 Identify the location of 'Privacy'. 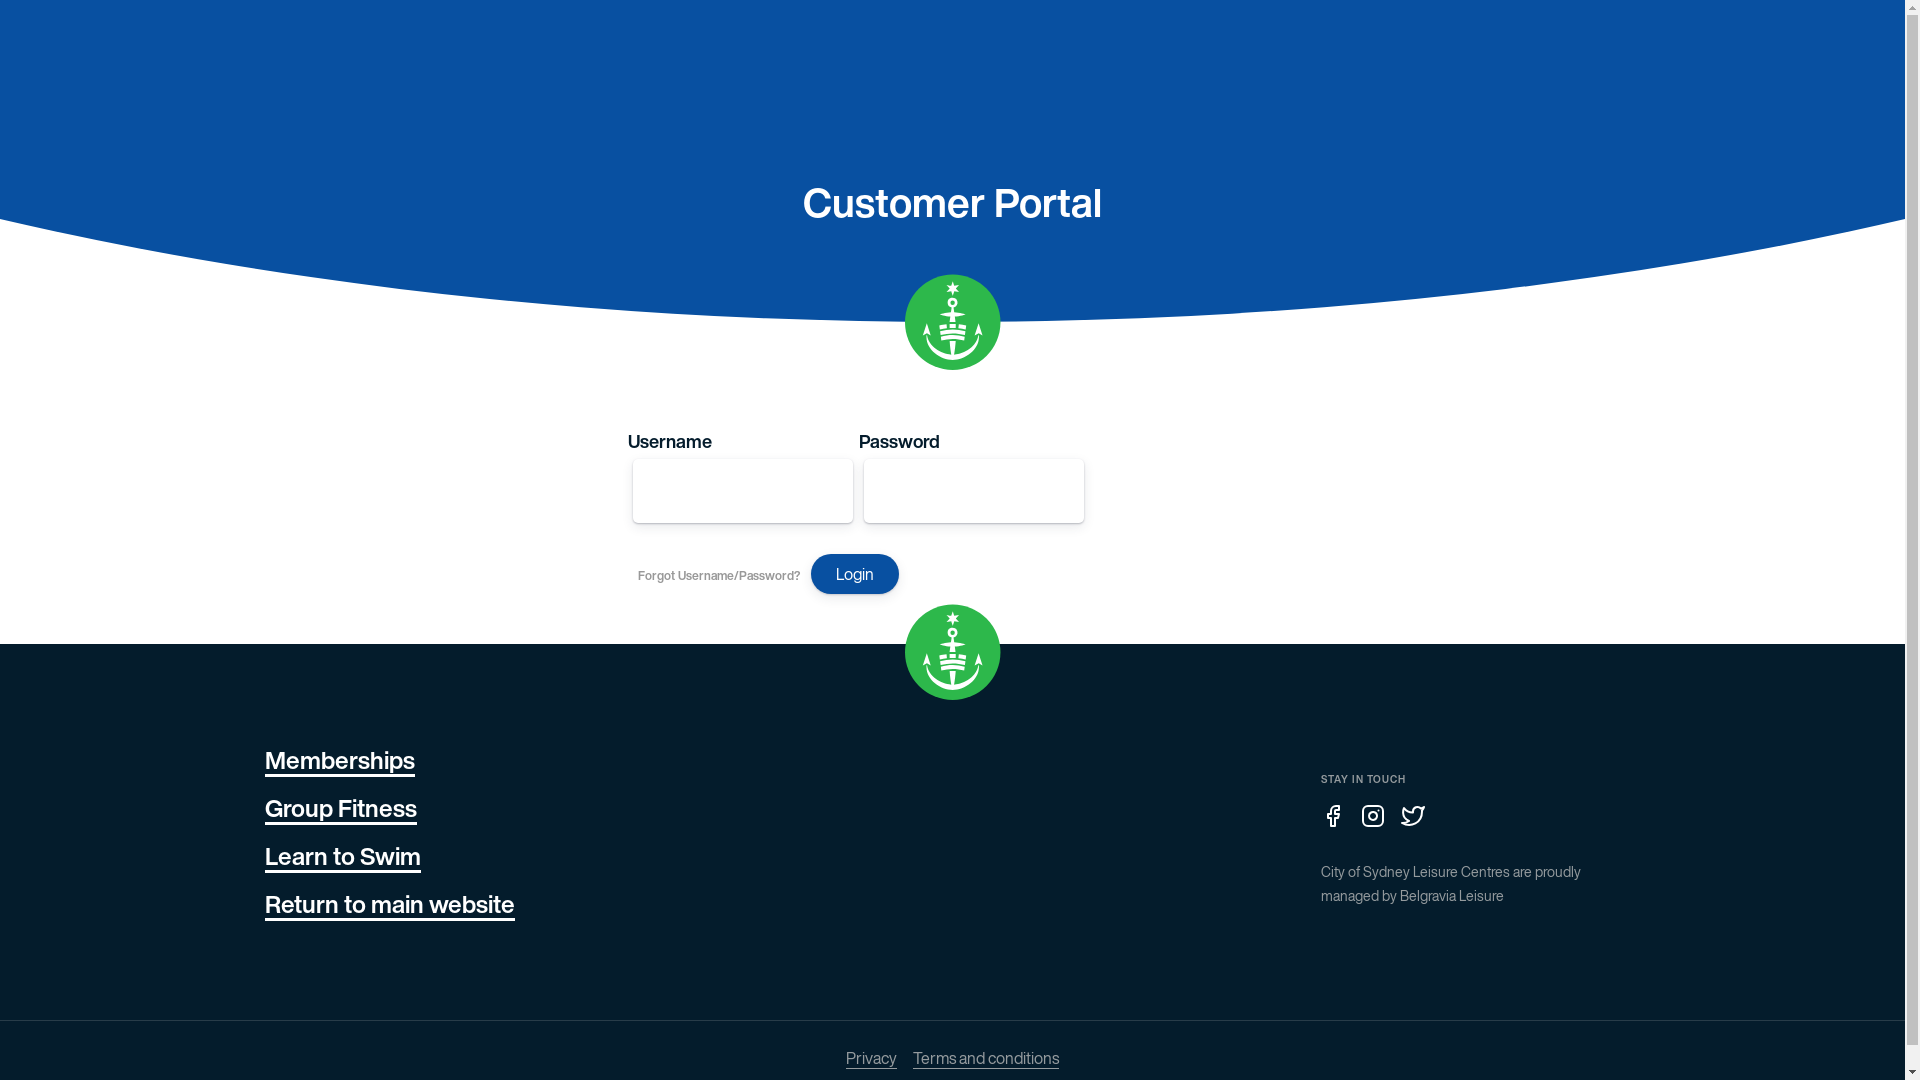
(845, 1055).